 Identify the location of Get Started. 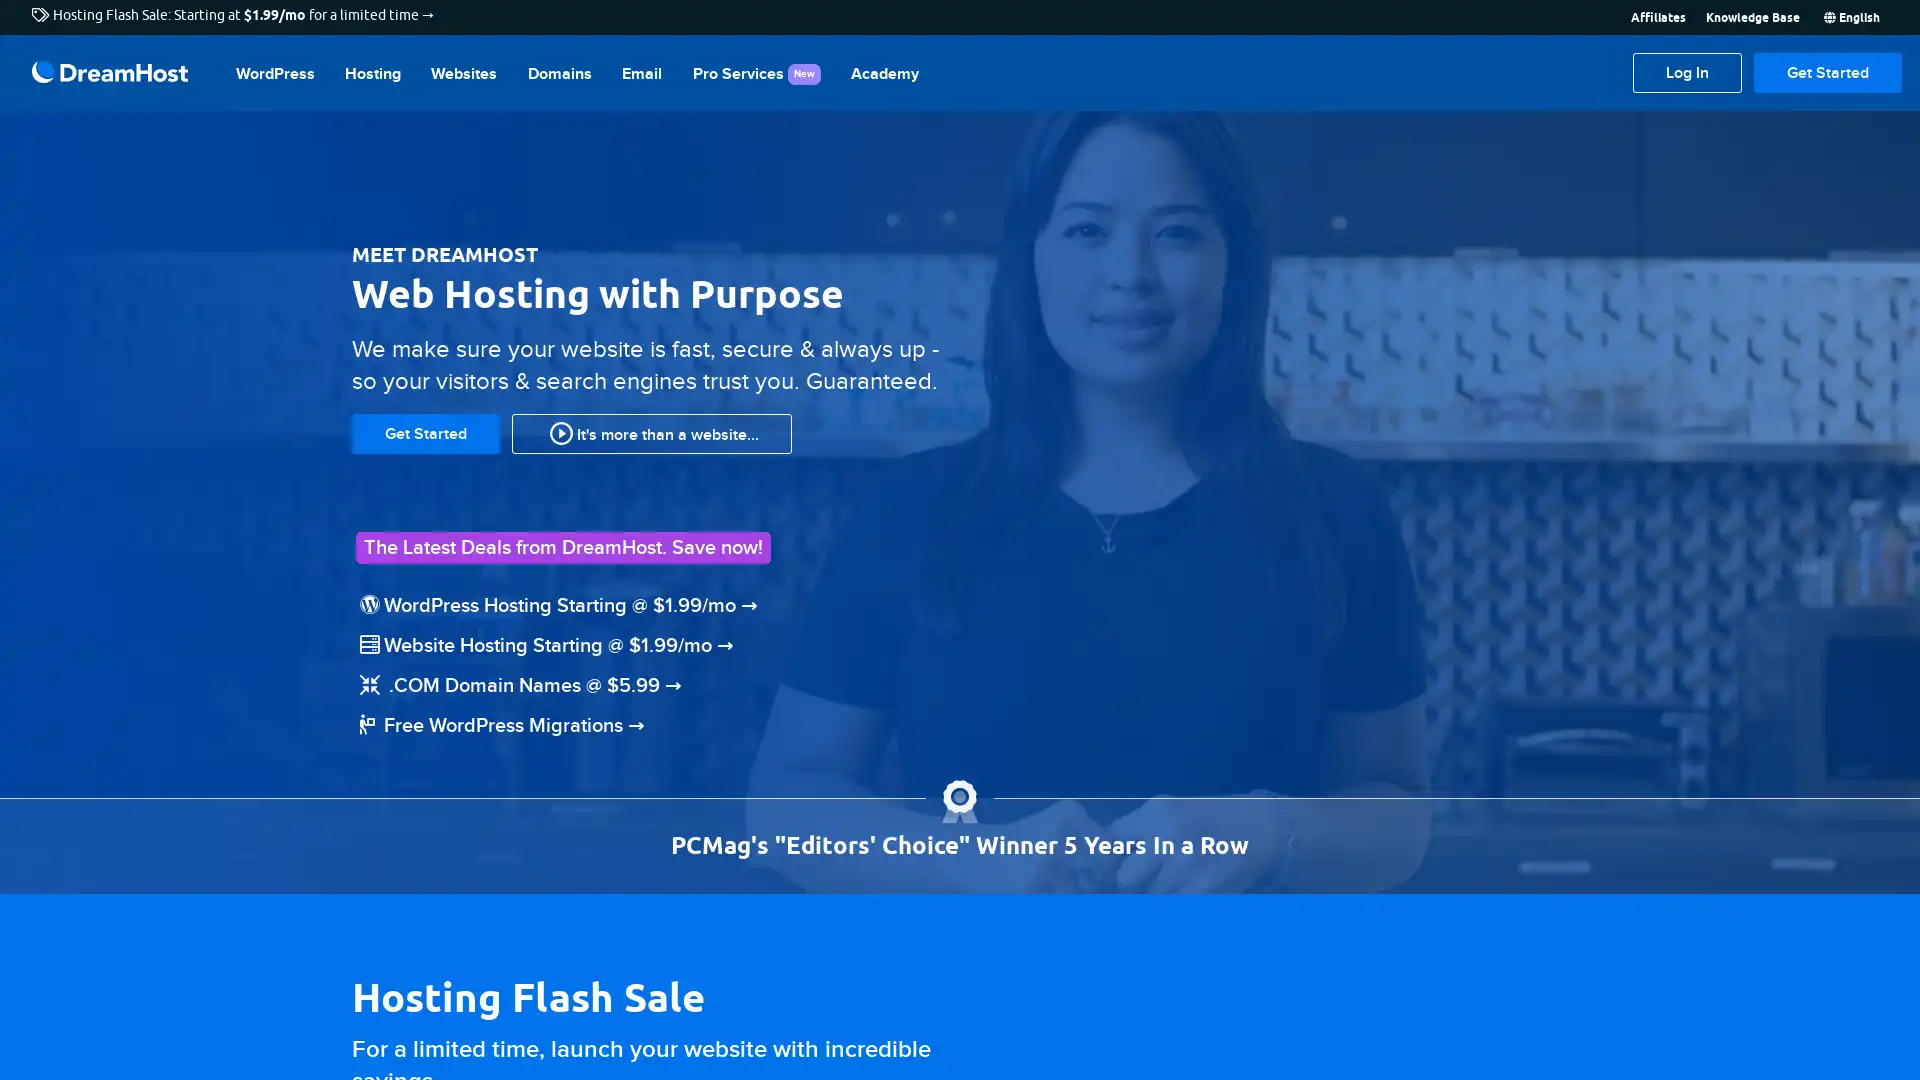
(1828, 72).